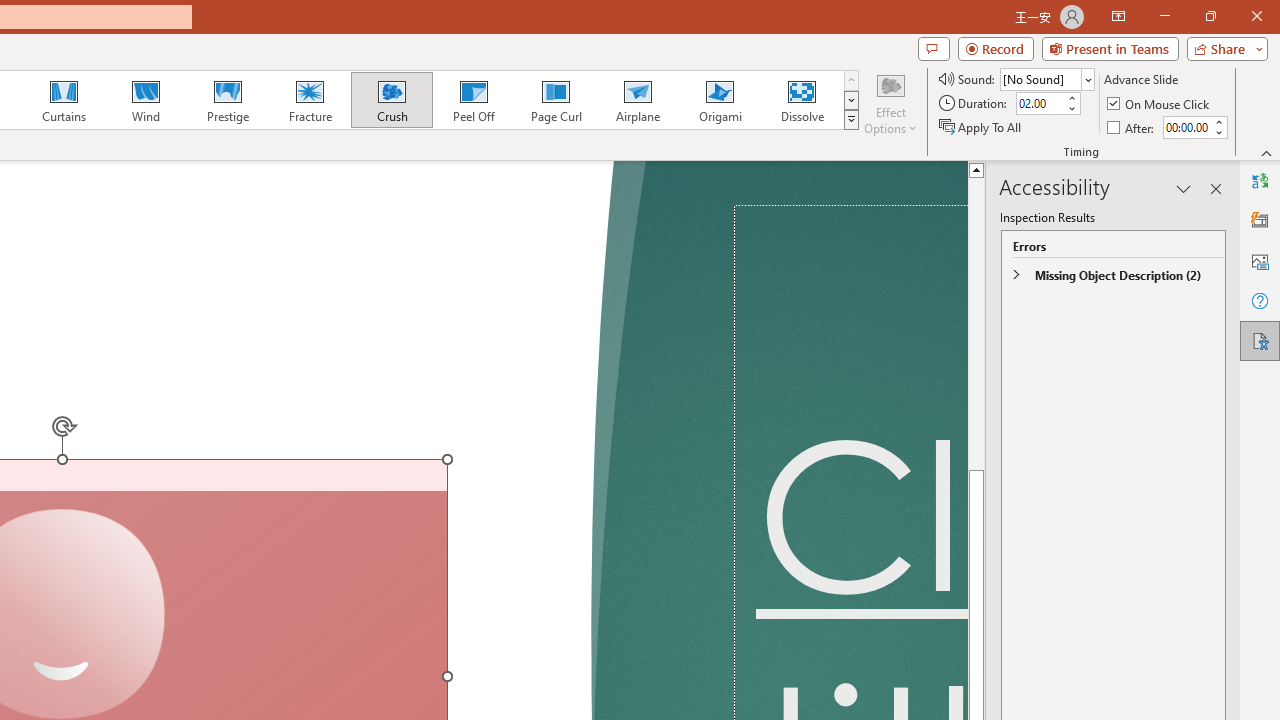 This screenshot has width=1280, height=720. I want to click on 'Dissolve', so click(802, 100).